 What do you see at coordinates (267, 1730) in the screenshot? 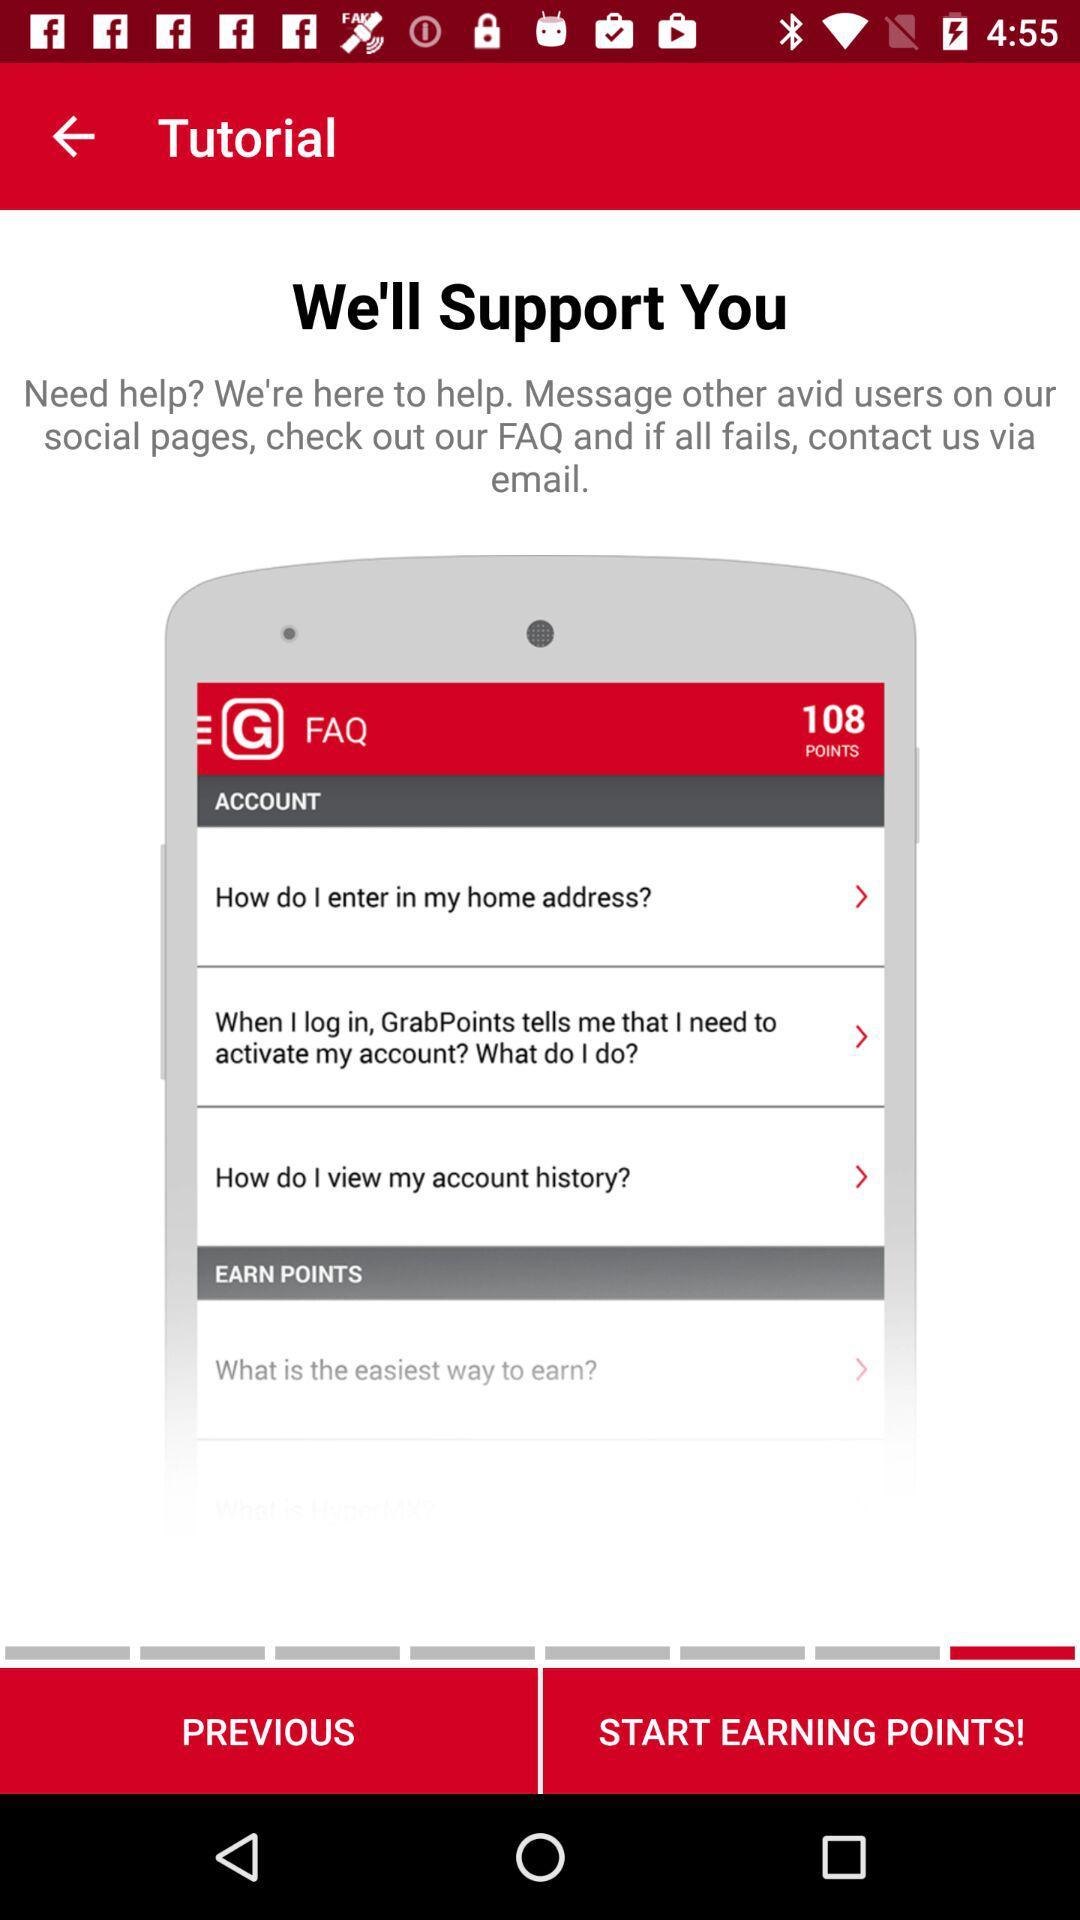
I see `the previous` at bounding box center [267, 1730].